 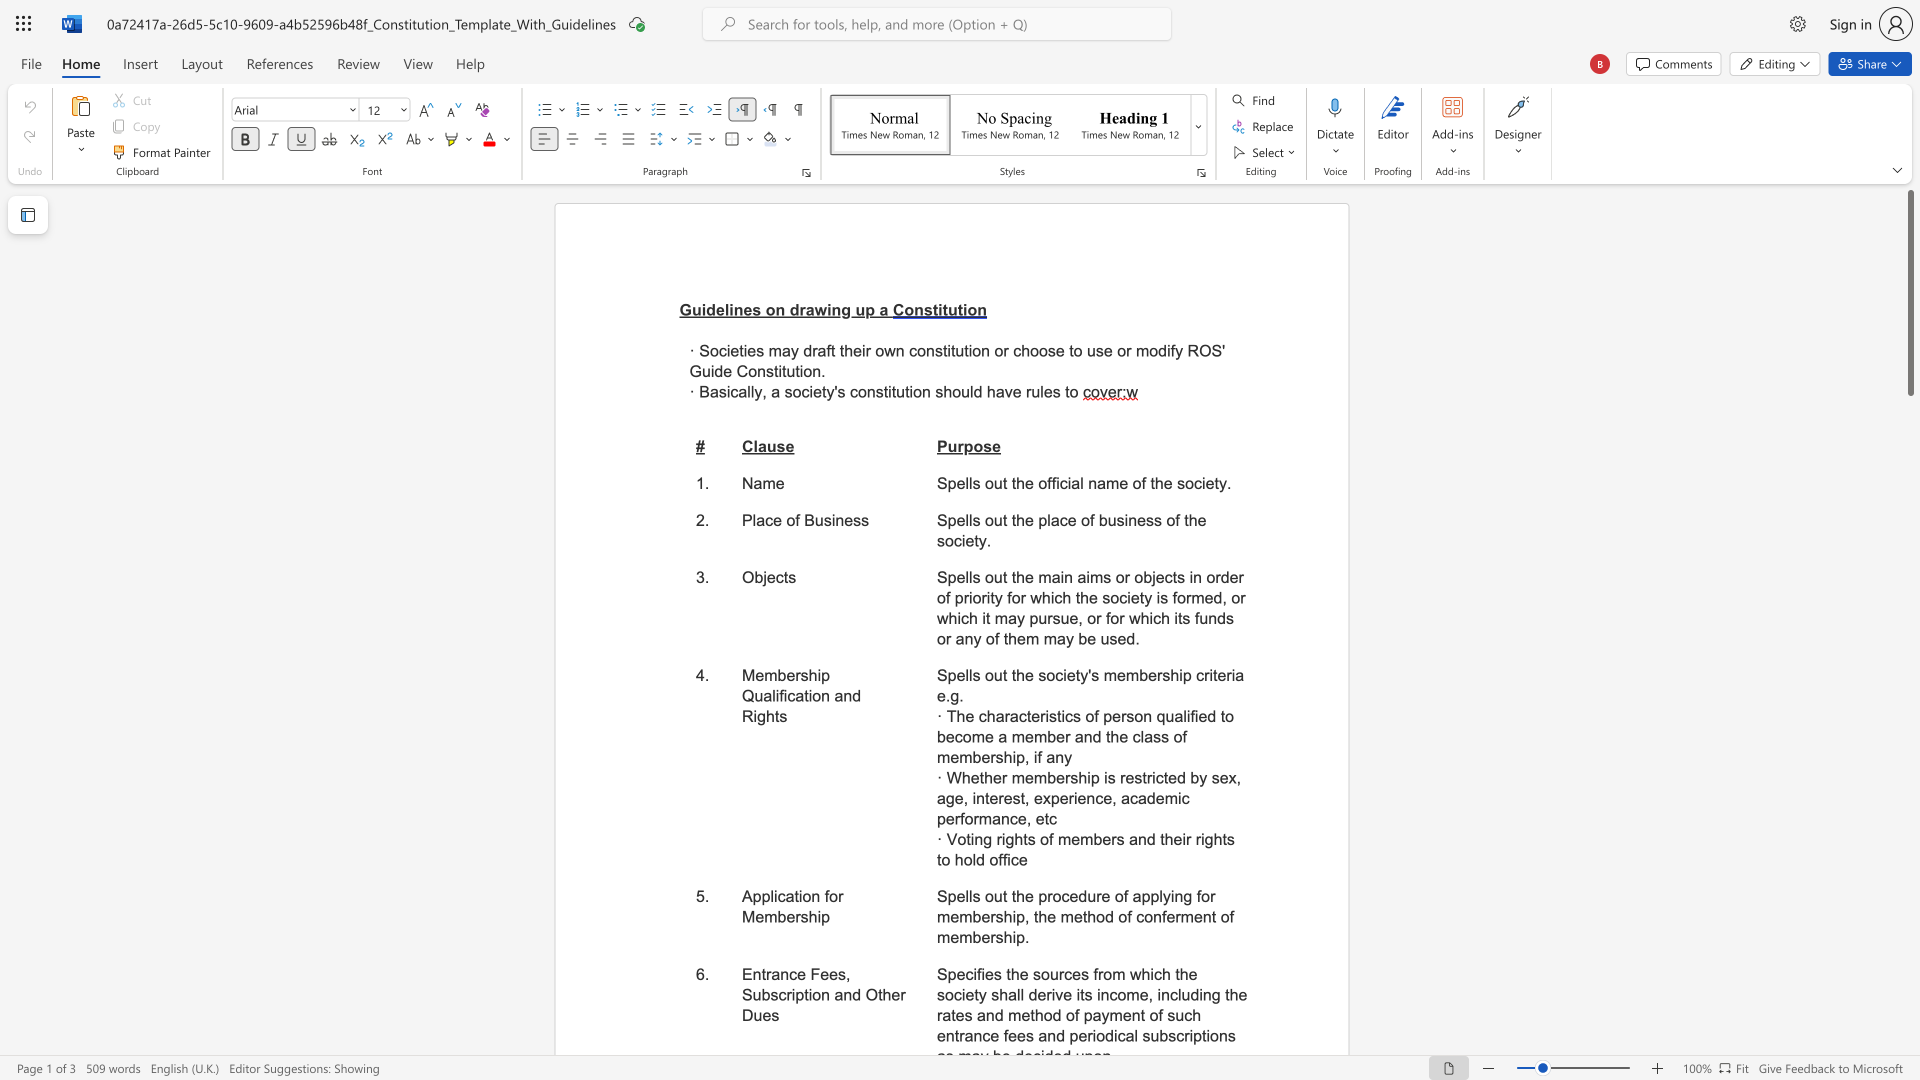 I want to click on the 3th character "i" in the text, so click(x=829, y=309).